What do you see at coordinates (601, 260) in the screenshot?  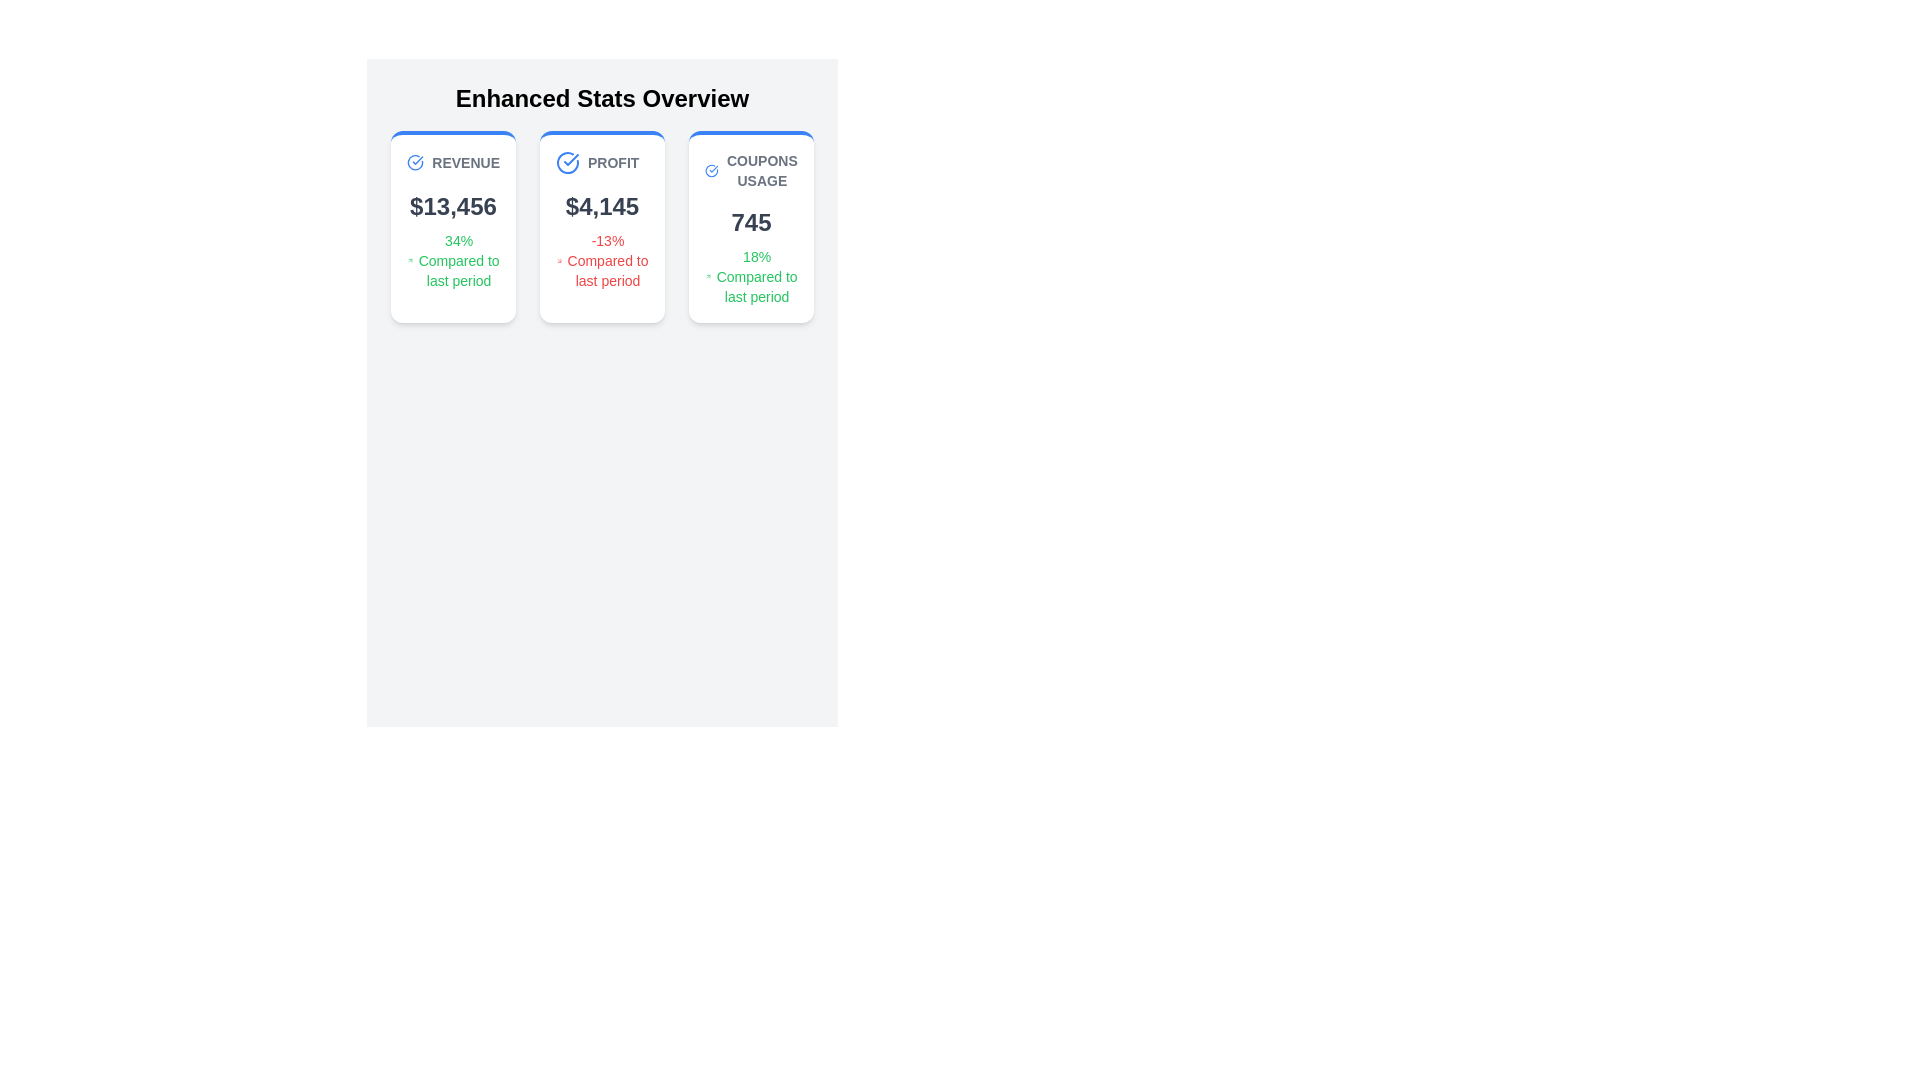 I see `the Text with icon displaying a comparative percentage change indicating a decrease in profitability, located below the '$4,145' text in the 'Profit' card` at bounding box center [601, 260].